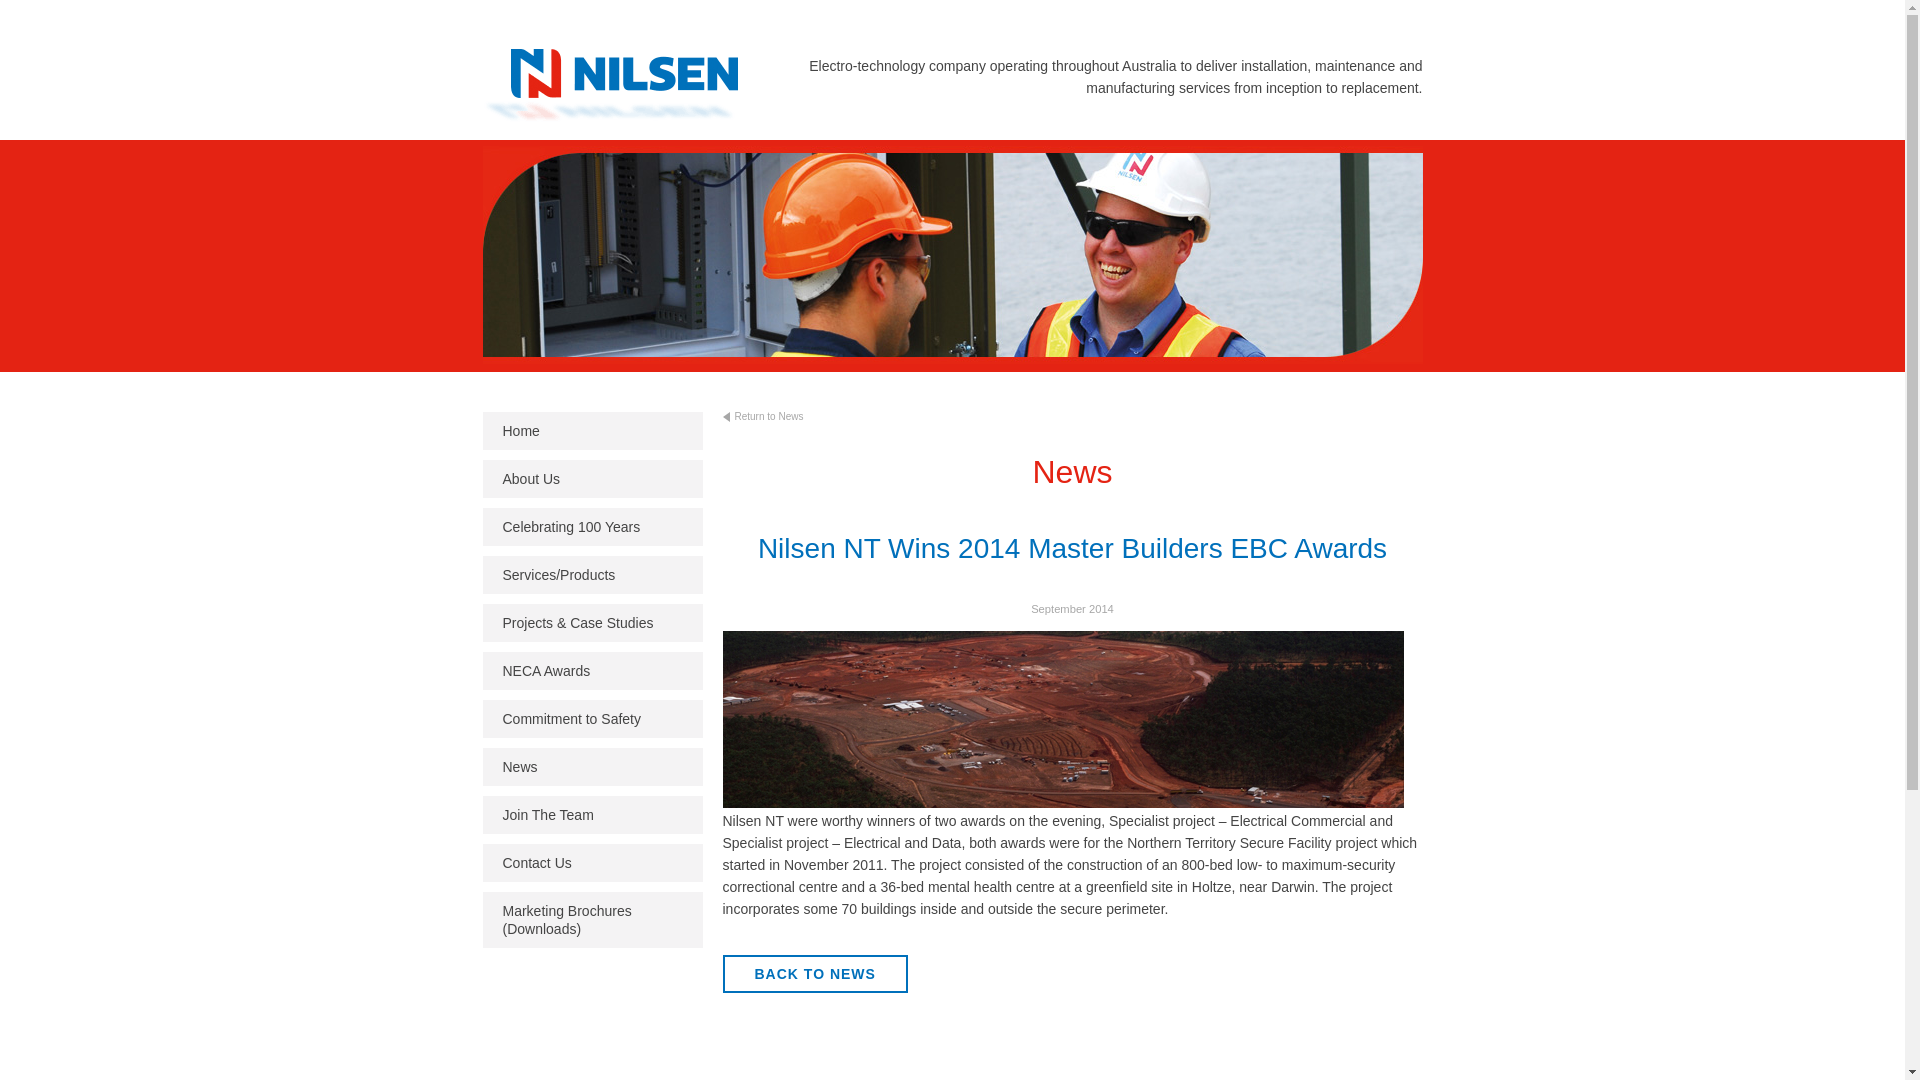 This screenshot has width=1920, height=1080. I want to click on 'News', so click(590, 766).